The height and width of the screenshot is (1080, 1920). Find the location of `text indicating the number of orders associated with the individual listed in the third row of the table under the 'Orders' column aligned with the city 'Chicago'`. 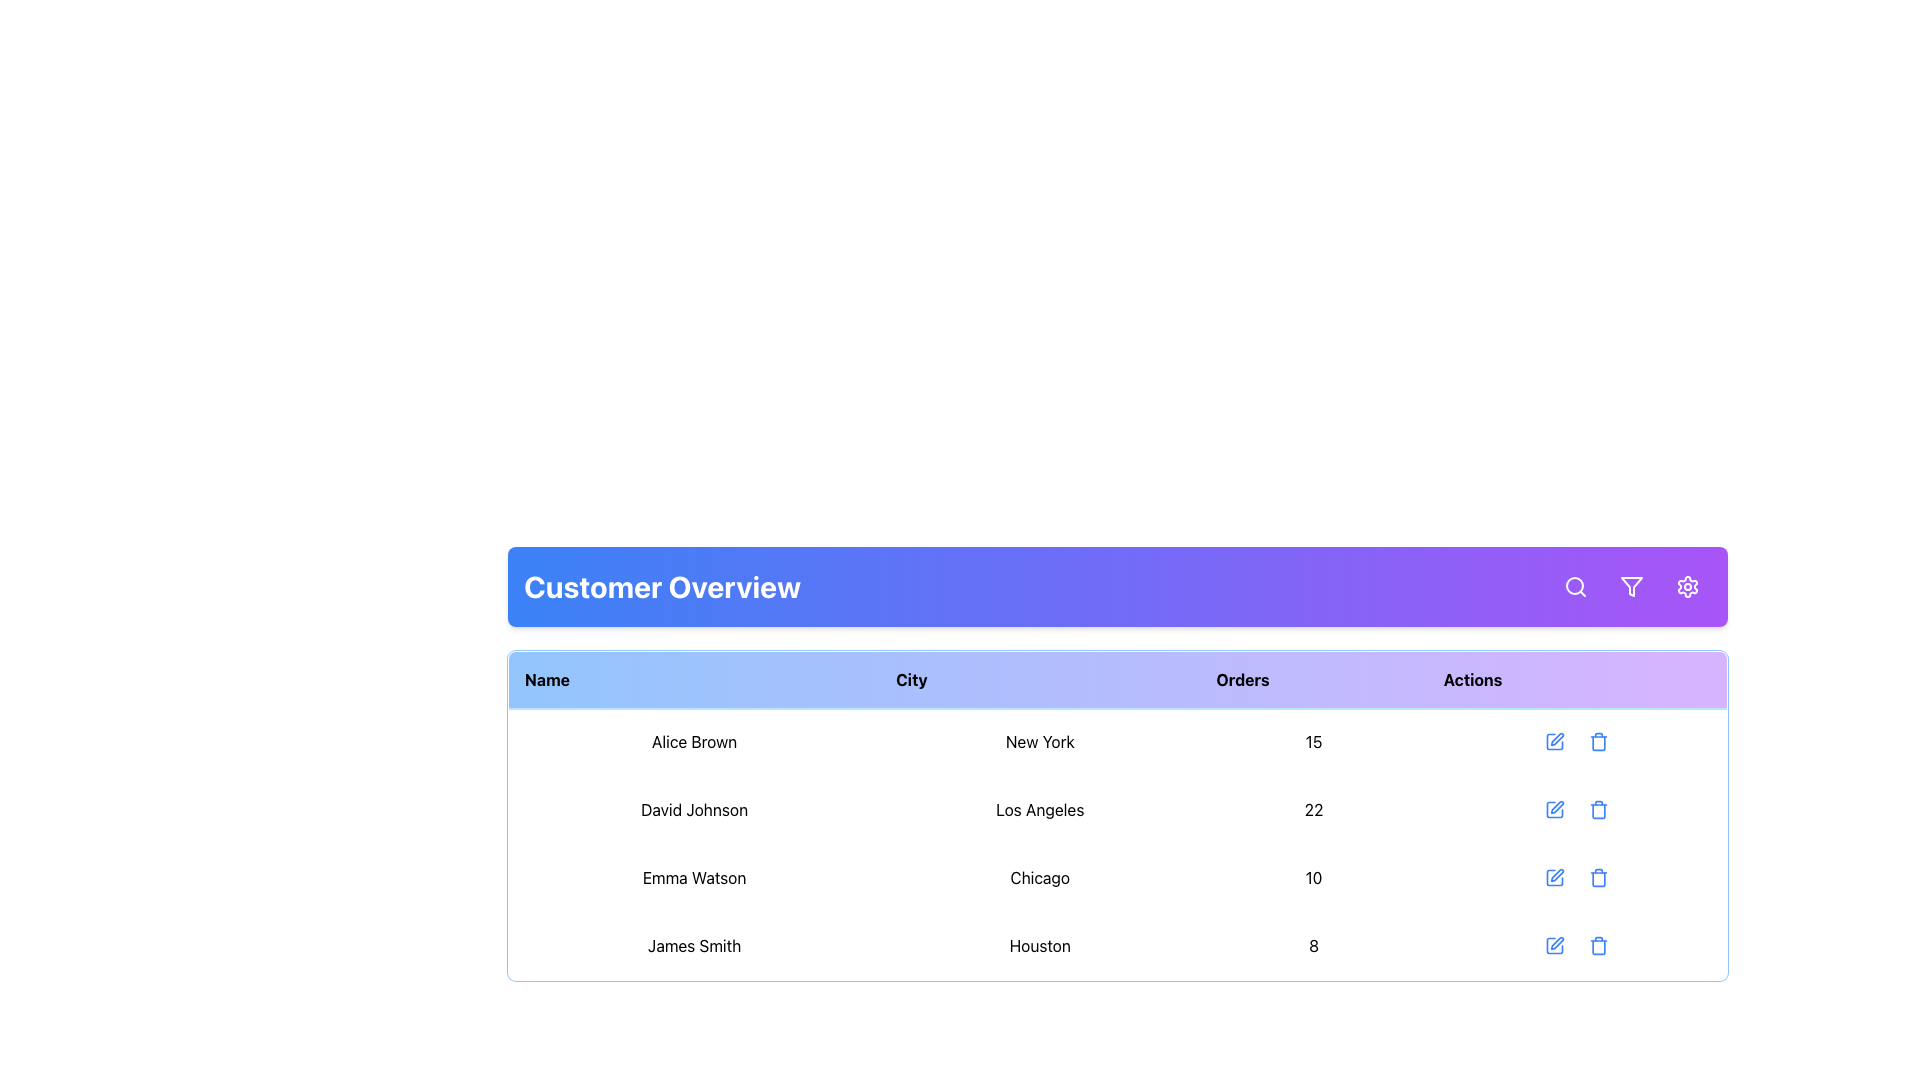

text indicating the number of orders associated with the individual listed in the third row of the table under the 'Orders' column aligned with the city 'Chicago' is located at coordinates (1314, 877).